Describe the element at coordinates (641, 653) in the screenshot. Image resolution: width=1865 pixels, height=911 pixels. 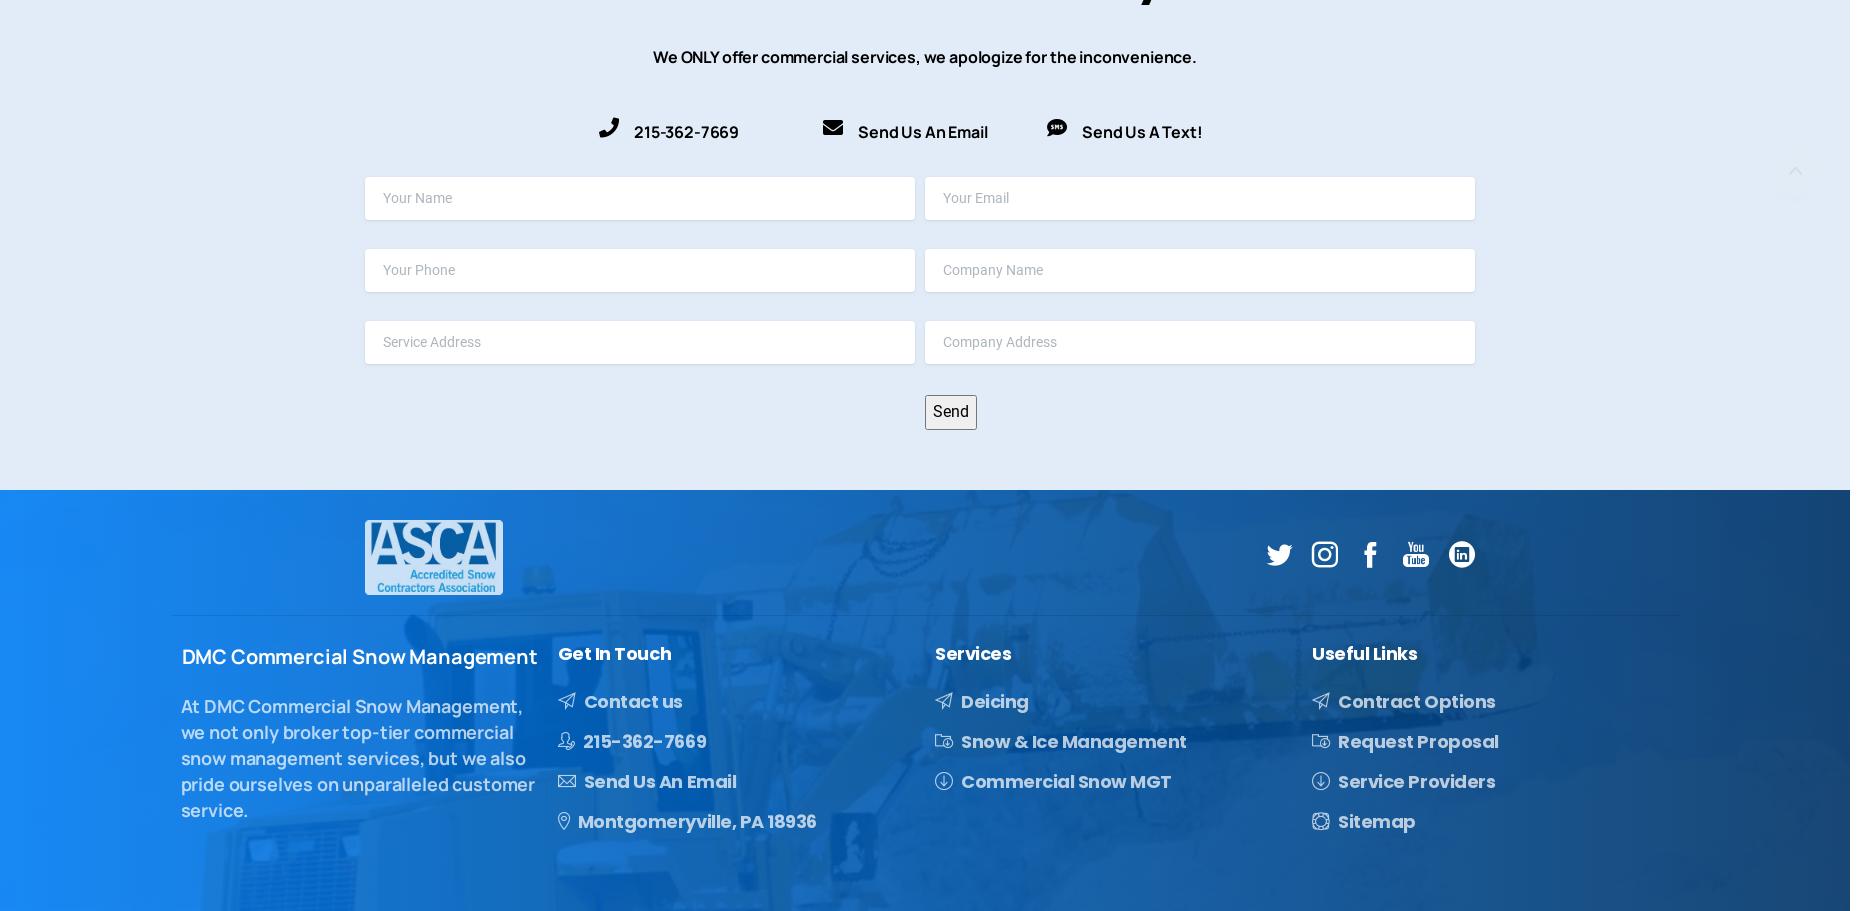
I see `'Touch'` at that location.